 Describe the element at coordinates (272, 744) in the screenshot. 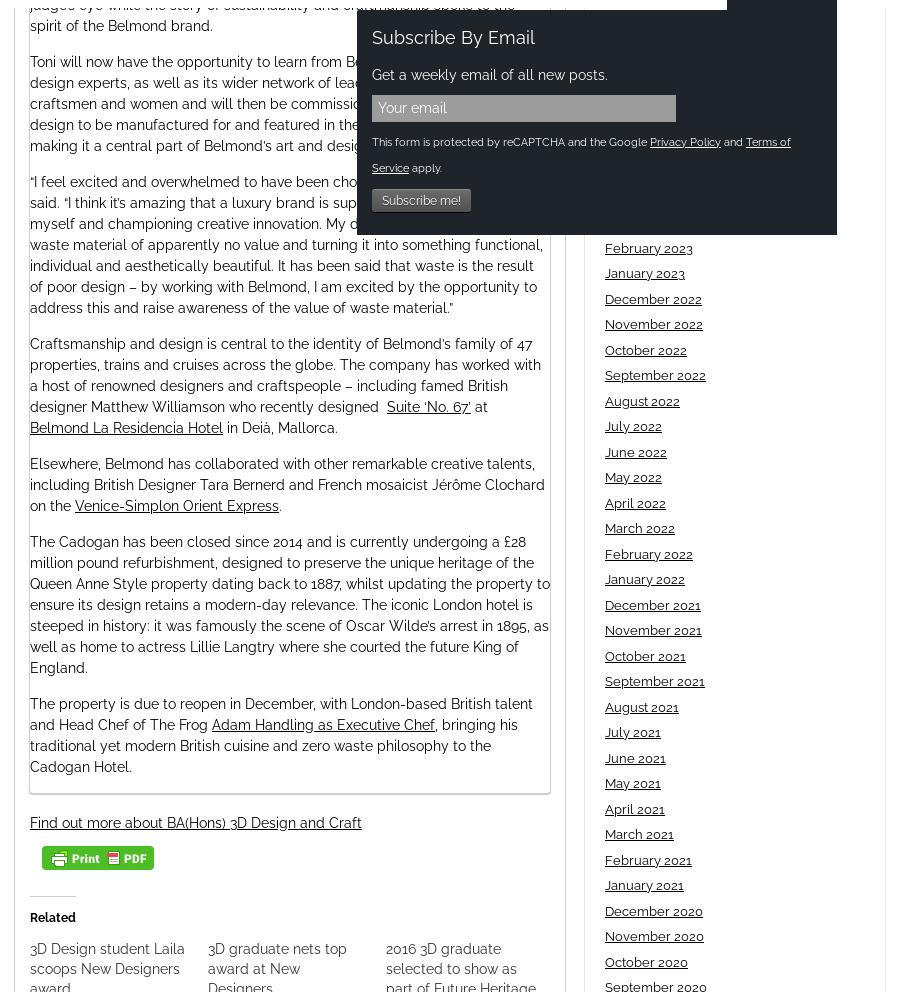

I see `', bringing his traditional yet modern British cuisine and zero waste philosophy to the Cadogan Hotel.'` at that location.